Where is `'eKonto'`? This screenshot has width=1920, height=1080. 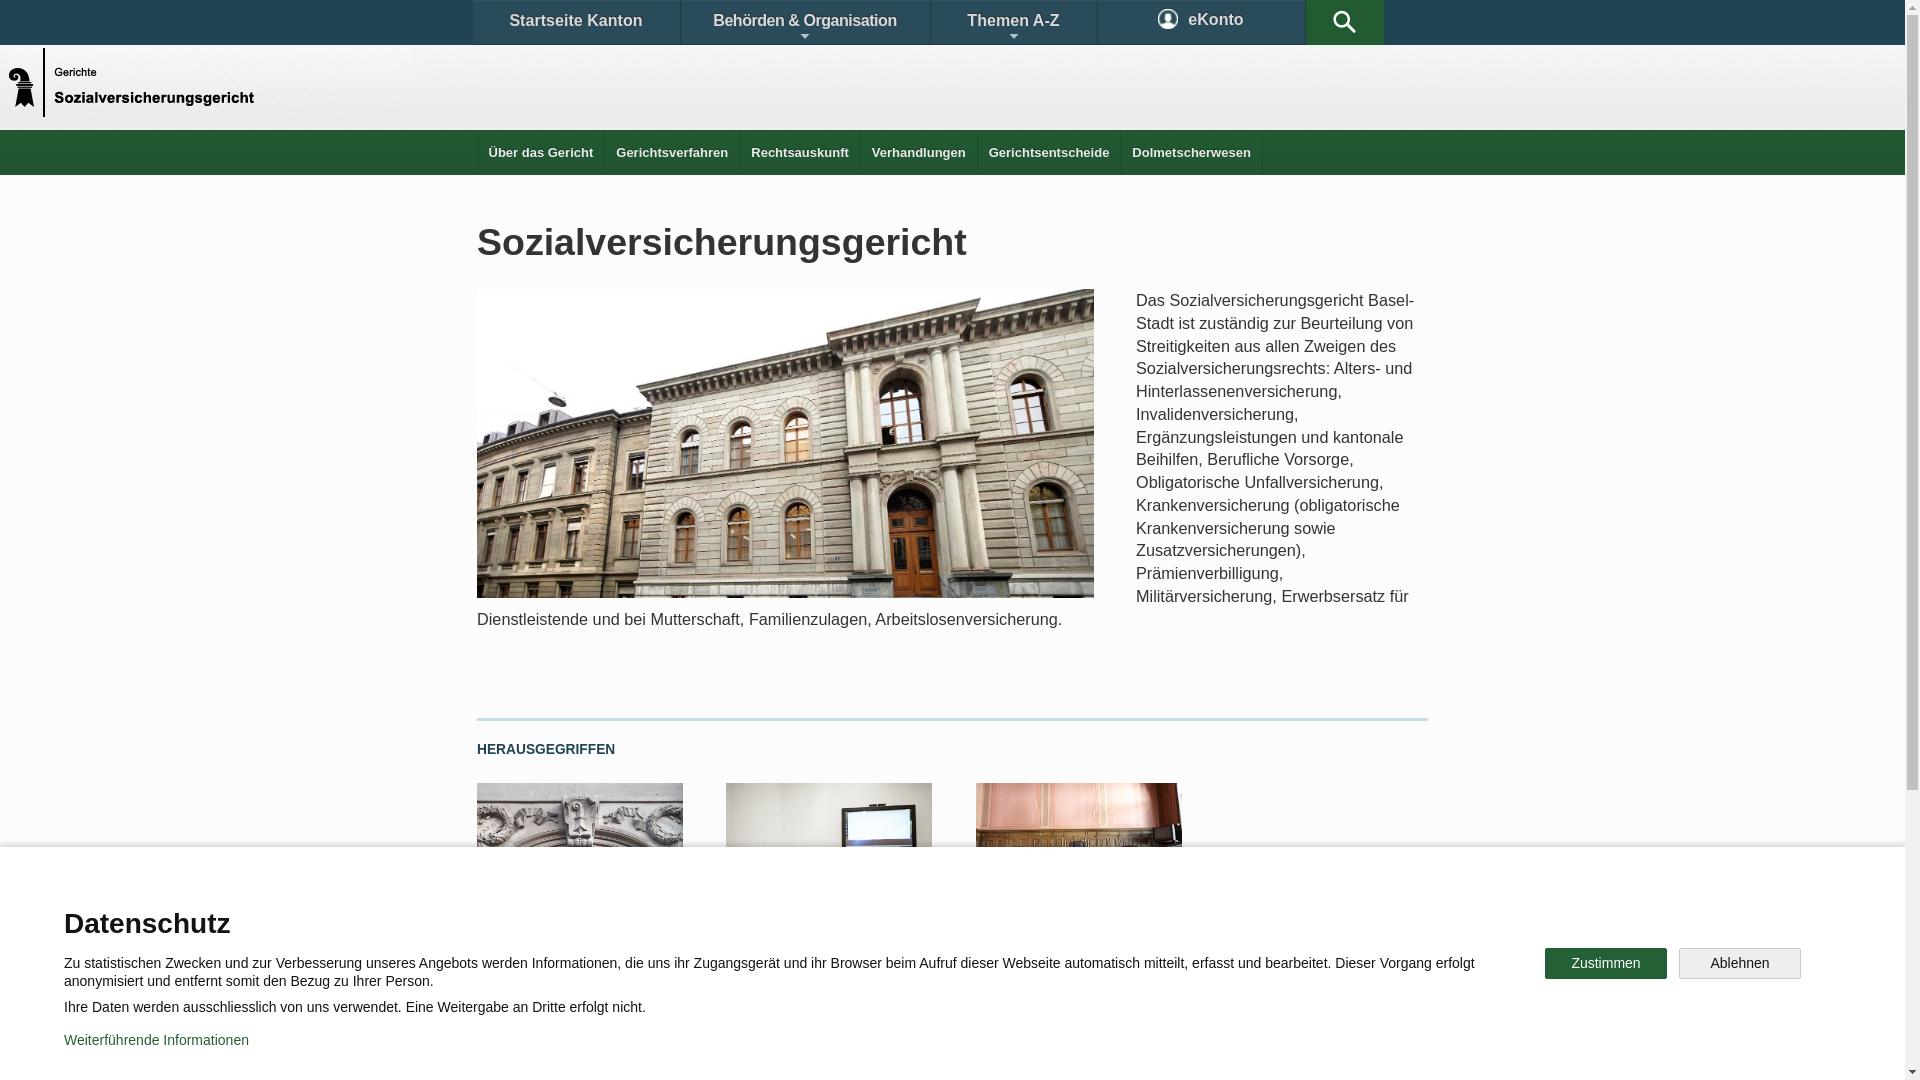
'eKonto' is located at coordinates (1200, 22).